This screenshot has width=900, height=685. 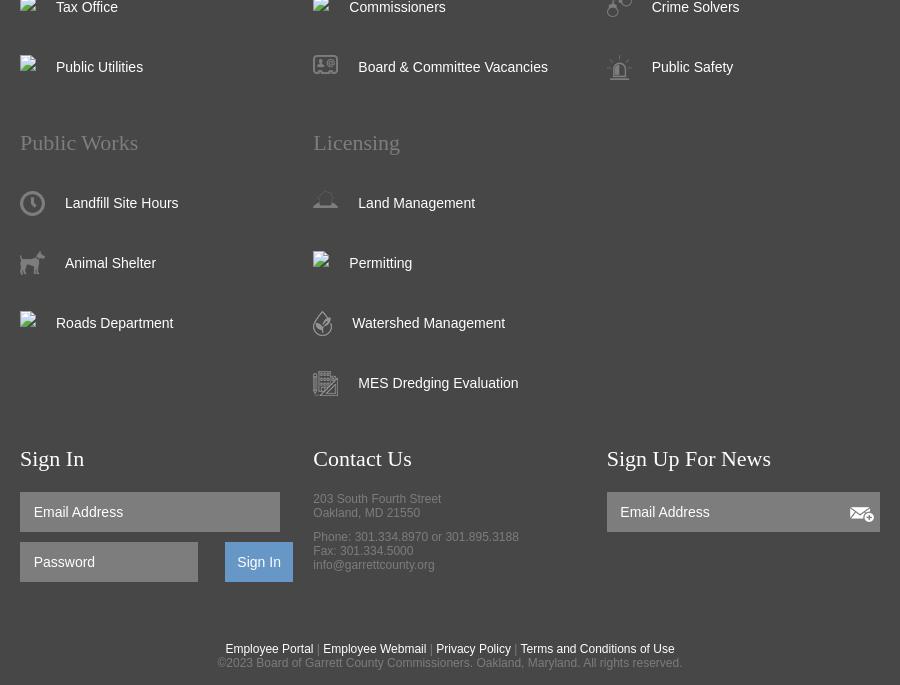 What do you see at coordinates (312, 535) in the screenshot?
I see `'Phone: 301.334.8970 or 301.895.3188'` at bounding box center [312, 535].